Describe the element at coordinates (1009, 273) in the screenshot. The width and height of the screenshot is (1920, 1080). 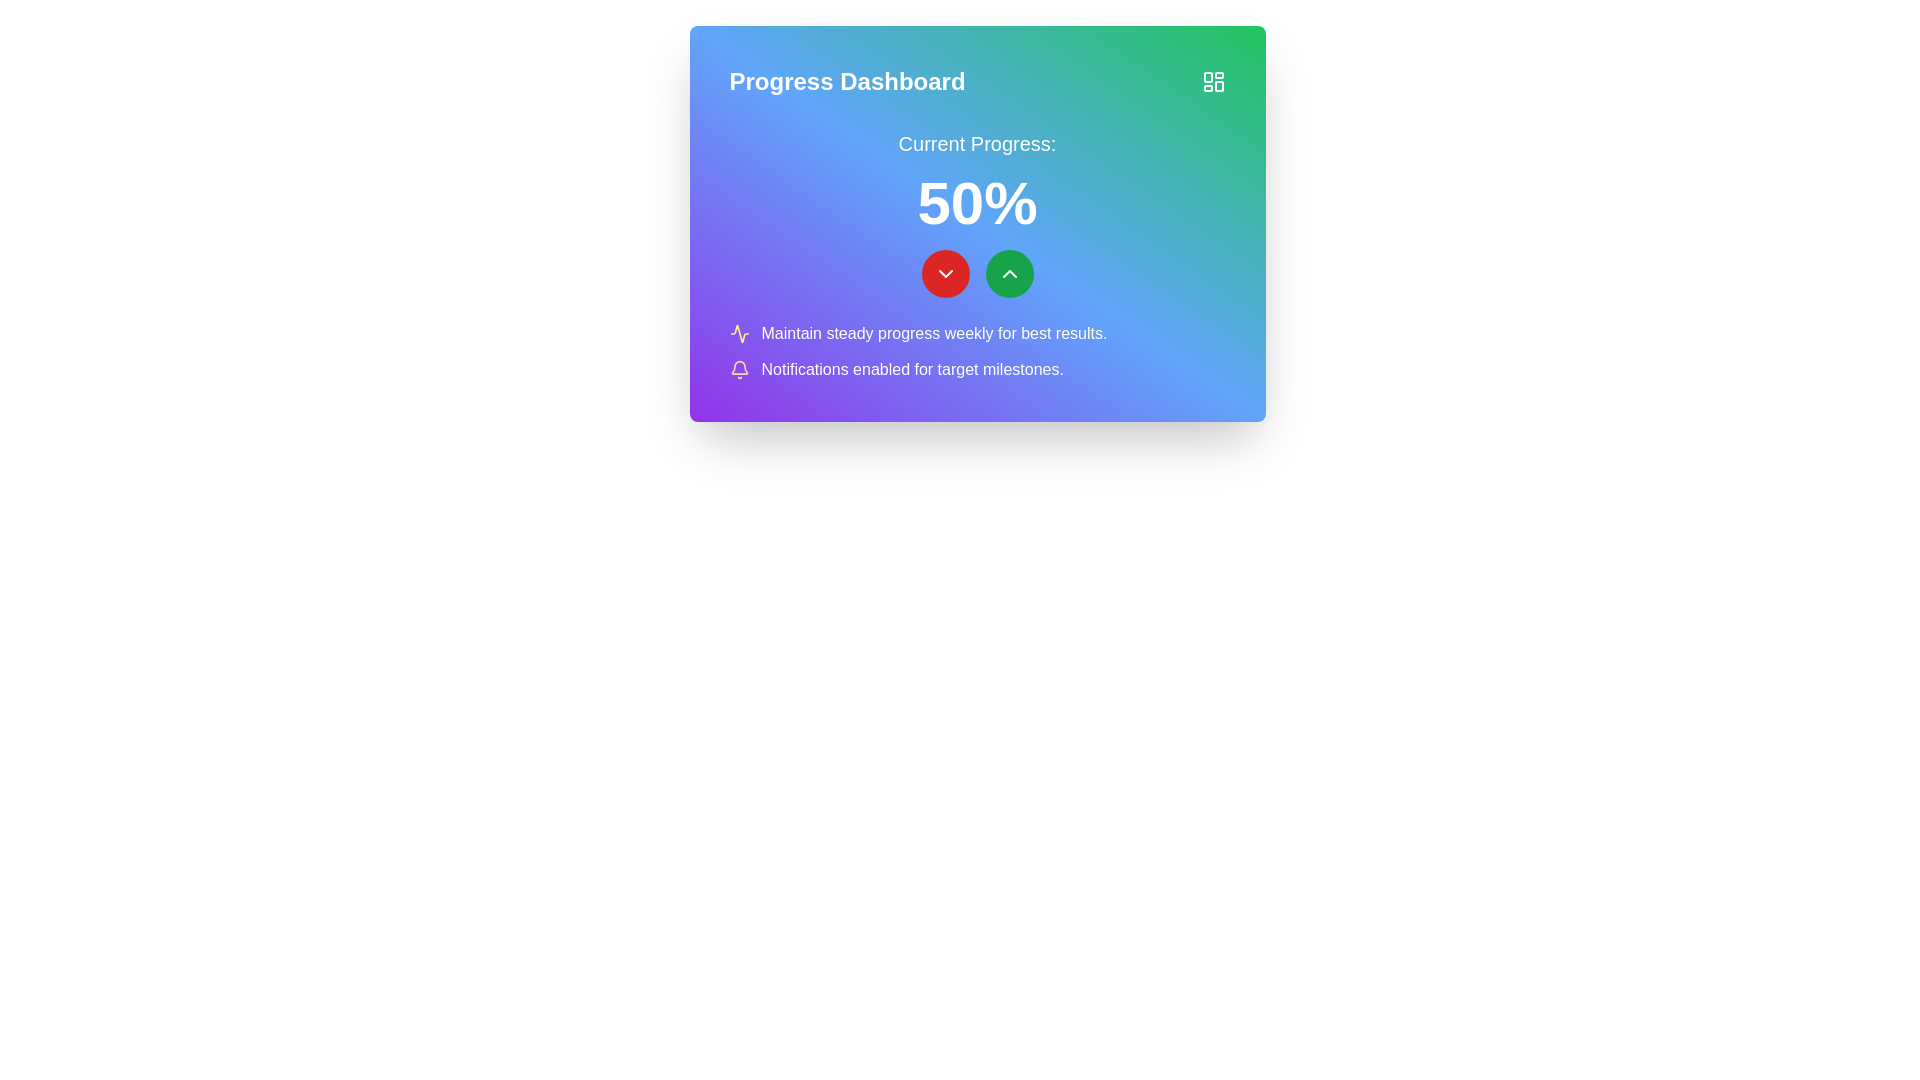
I see `the upward-pointing chevron icon located within the green circular button beneath the '50%' progress indicator` at that location.